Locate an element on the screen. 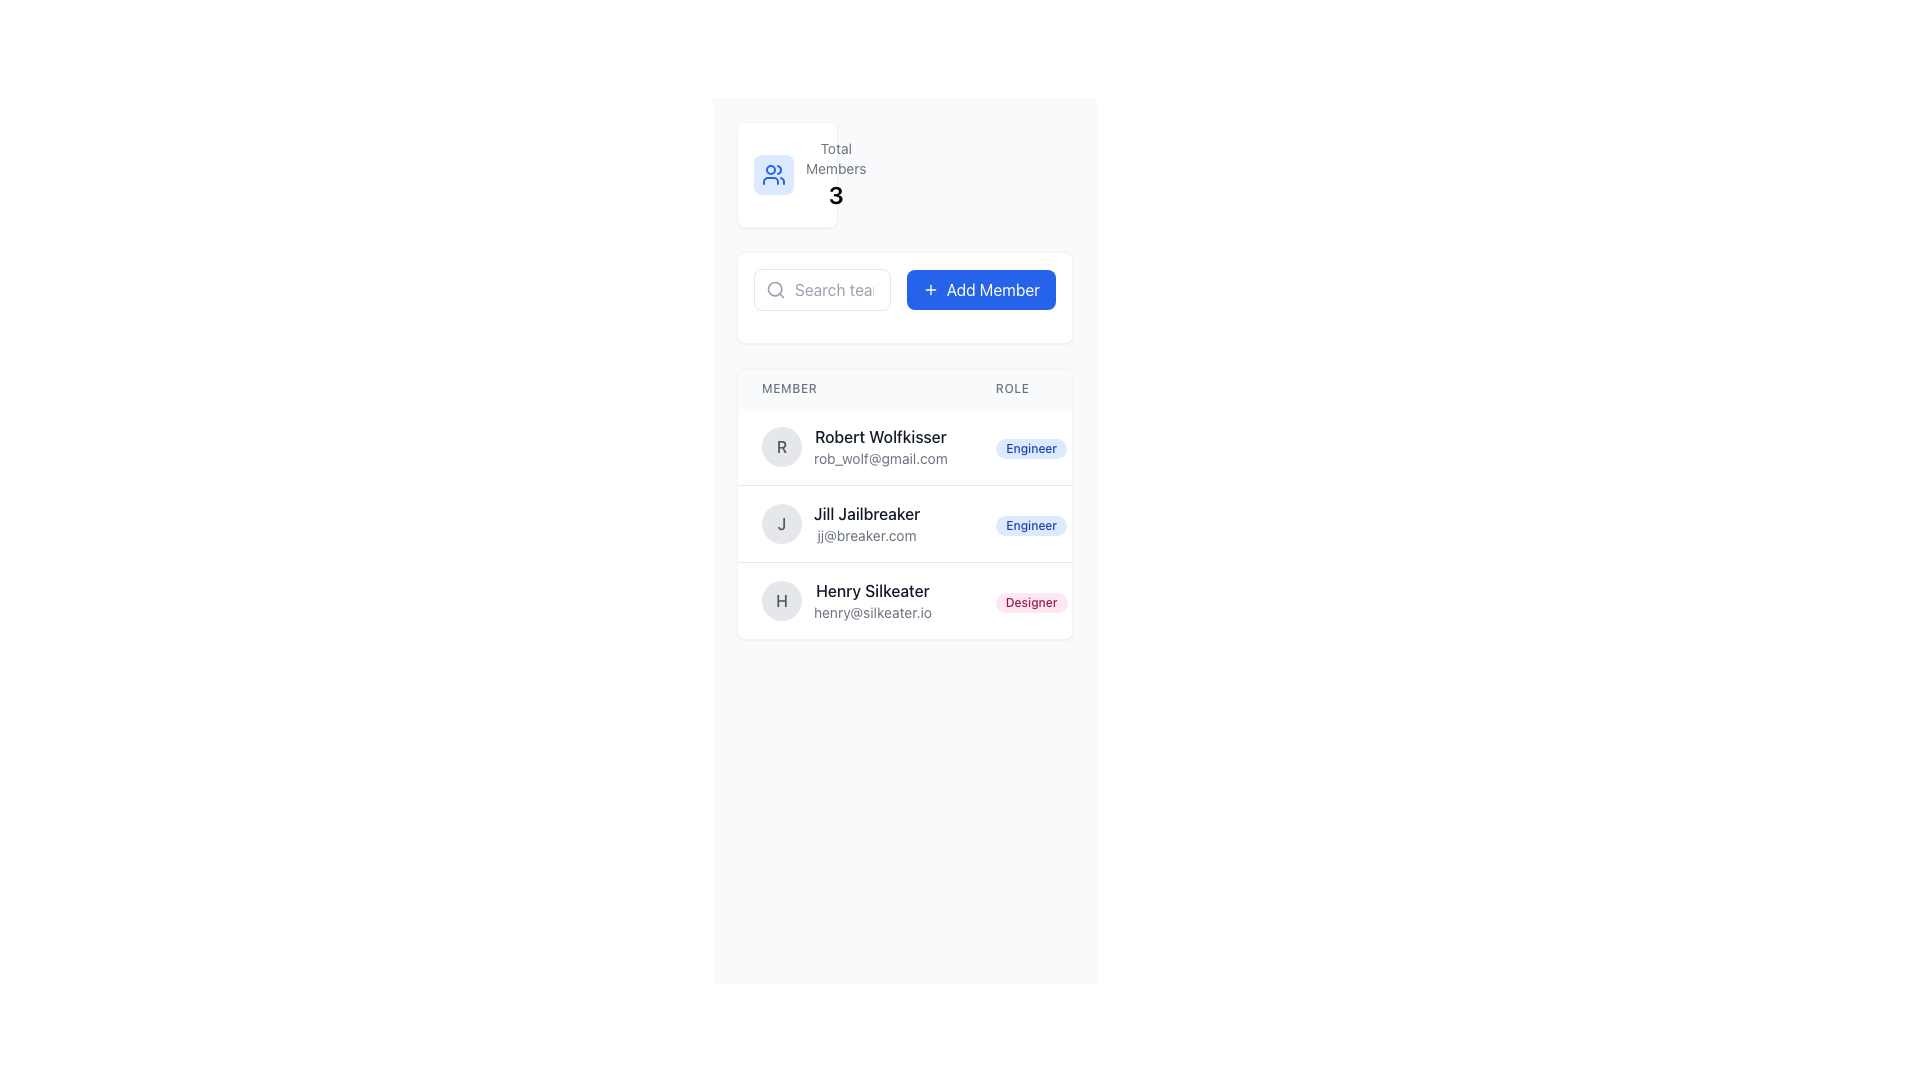 This screenshot has width=1920, height=1080. the email address of the member in the second row of the table, which is positioned under the 'Member' and 'Role' headers, to copy it is located at coordinates (904, 503).